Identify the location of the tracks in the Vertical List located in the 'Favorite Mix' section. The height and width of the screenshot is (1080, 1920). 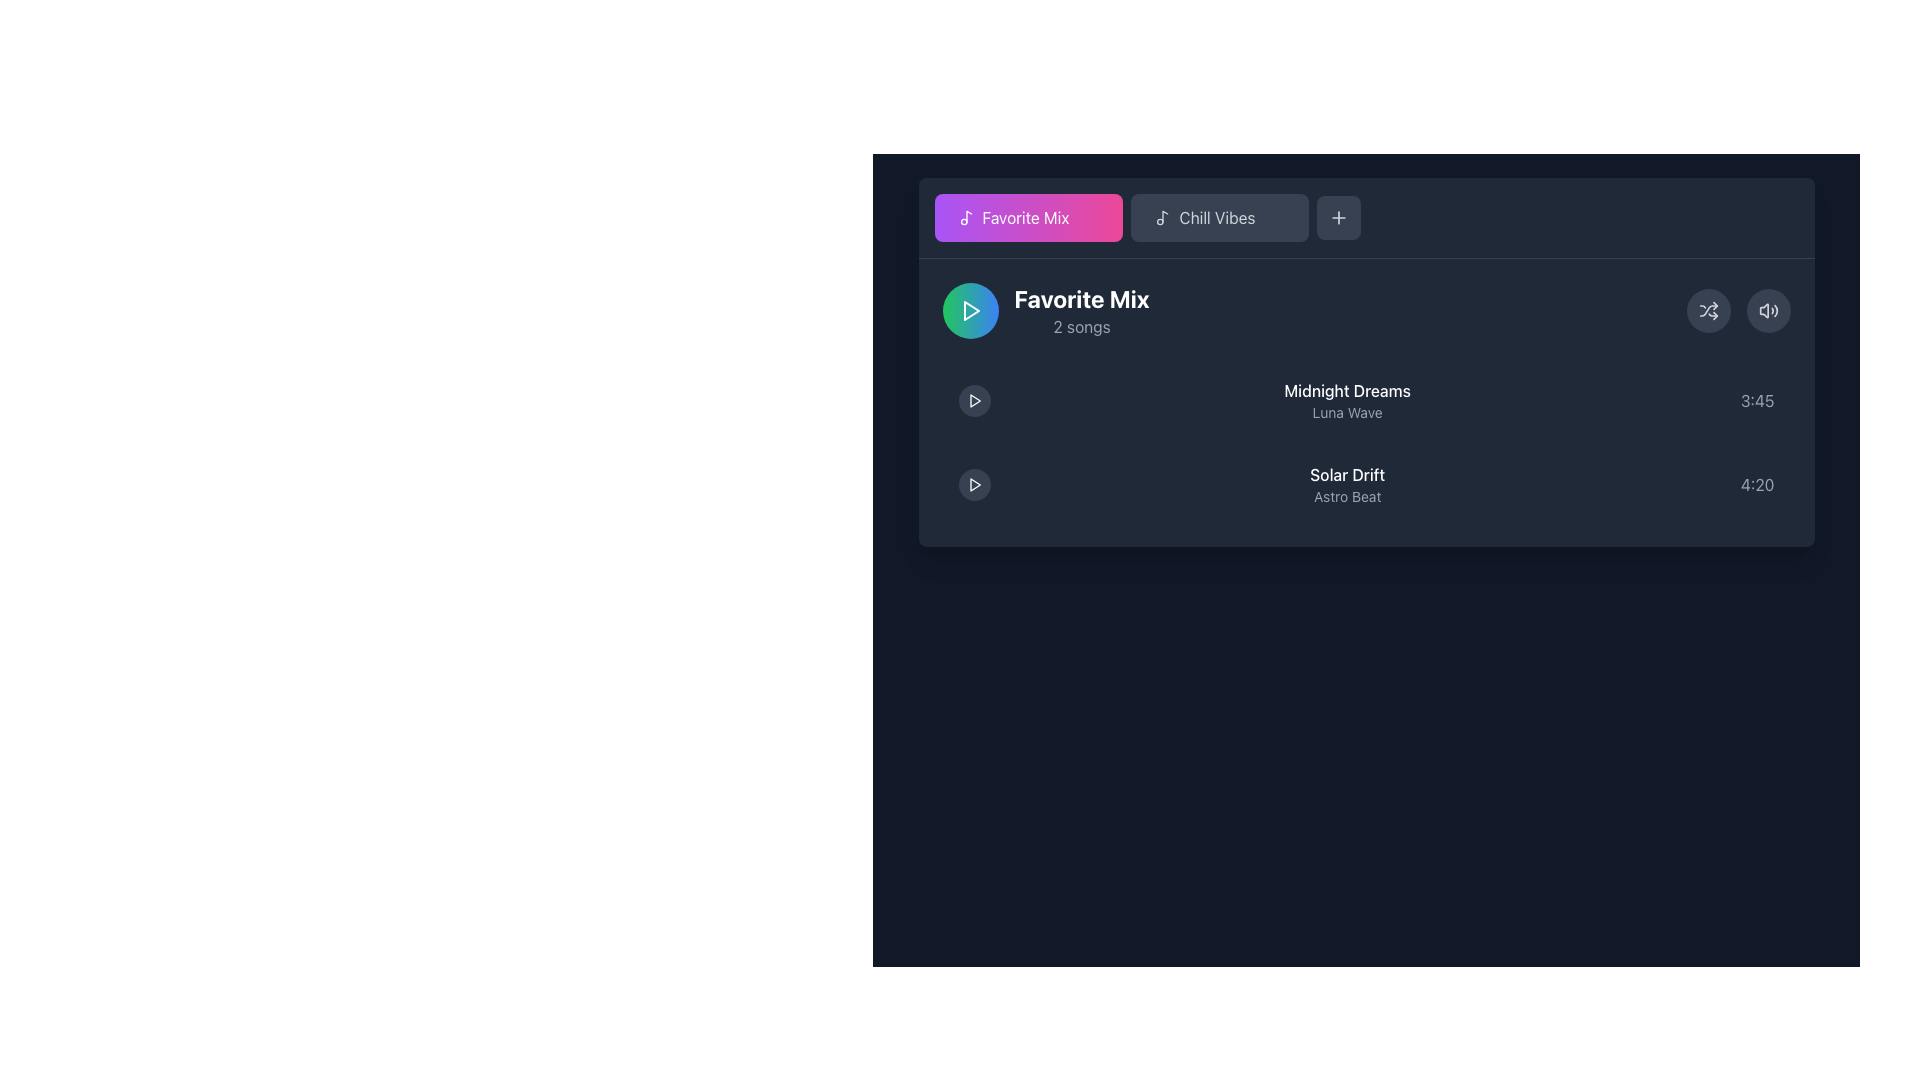
(1365, 442).